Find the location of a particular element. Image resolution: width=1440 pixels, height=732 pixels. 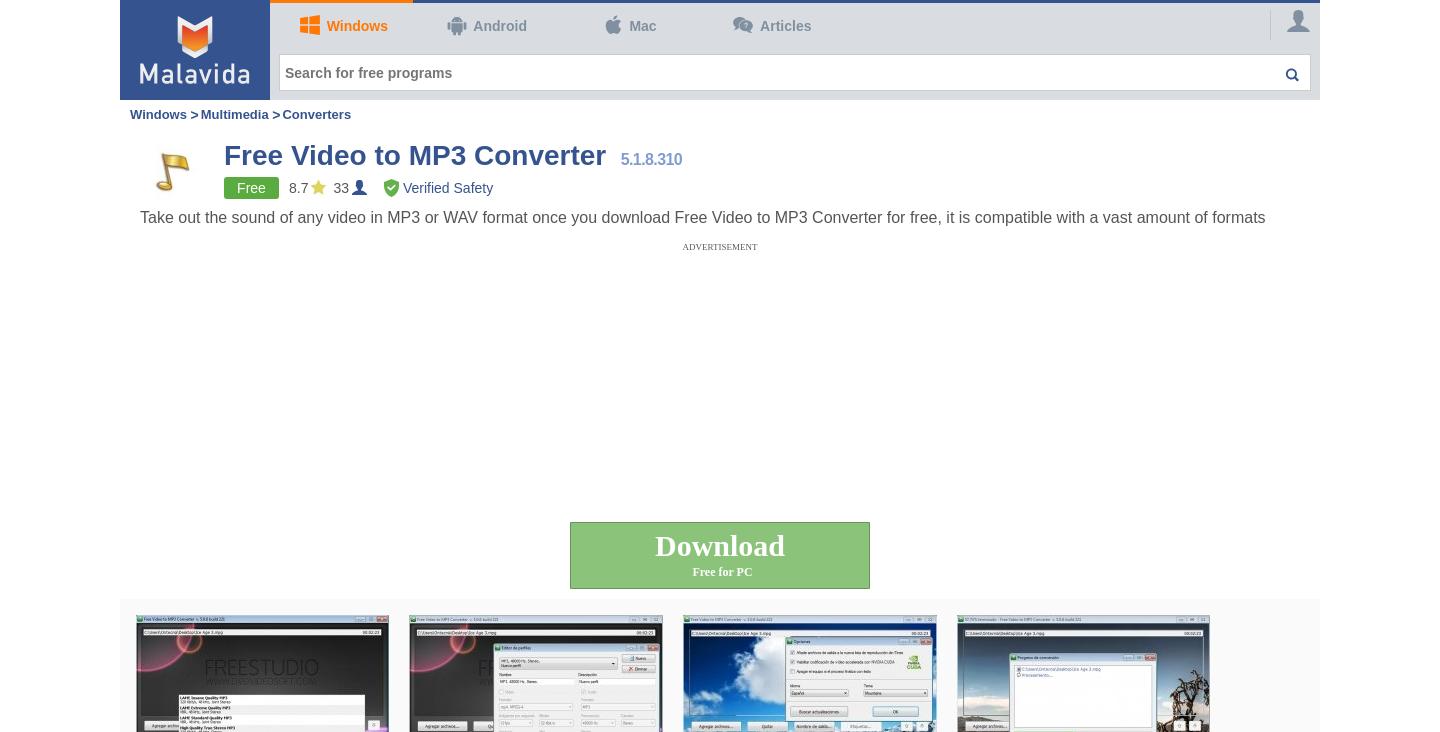

'Take out the sound of any video in MP3 or WAV format once you download Free Video to MP3 Converter for free, it is compatible with a vast amount of formats' is located at coordinates (702, 216).